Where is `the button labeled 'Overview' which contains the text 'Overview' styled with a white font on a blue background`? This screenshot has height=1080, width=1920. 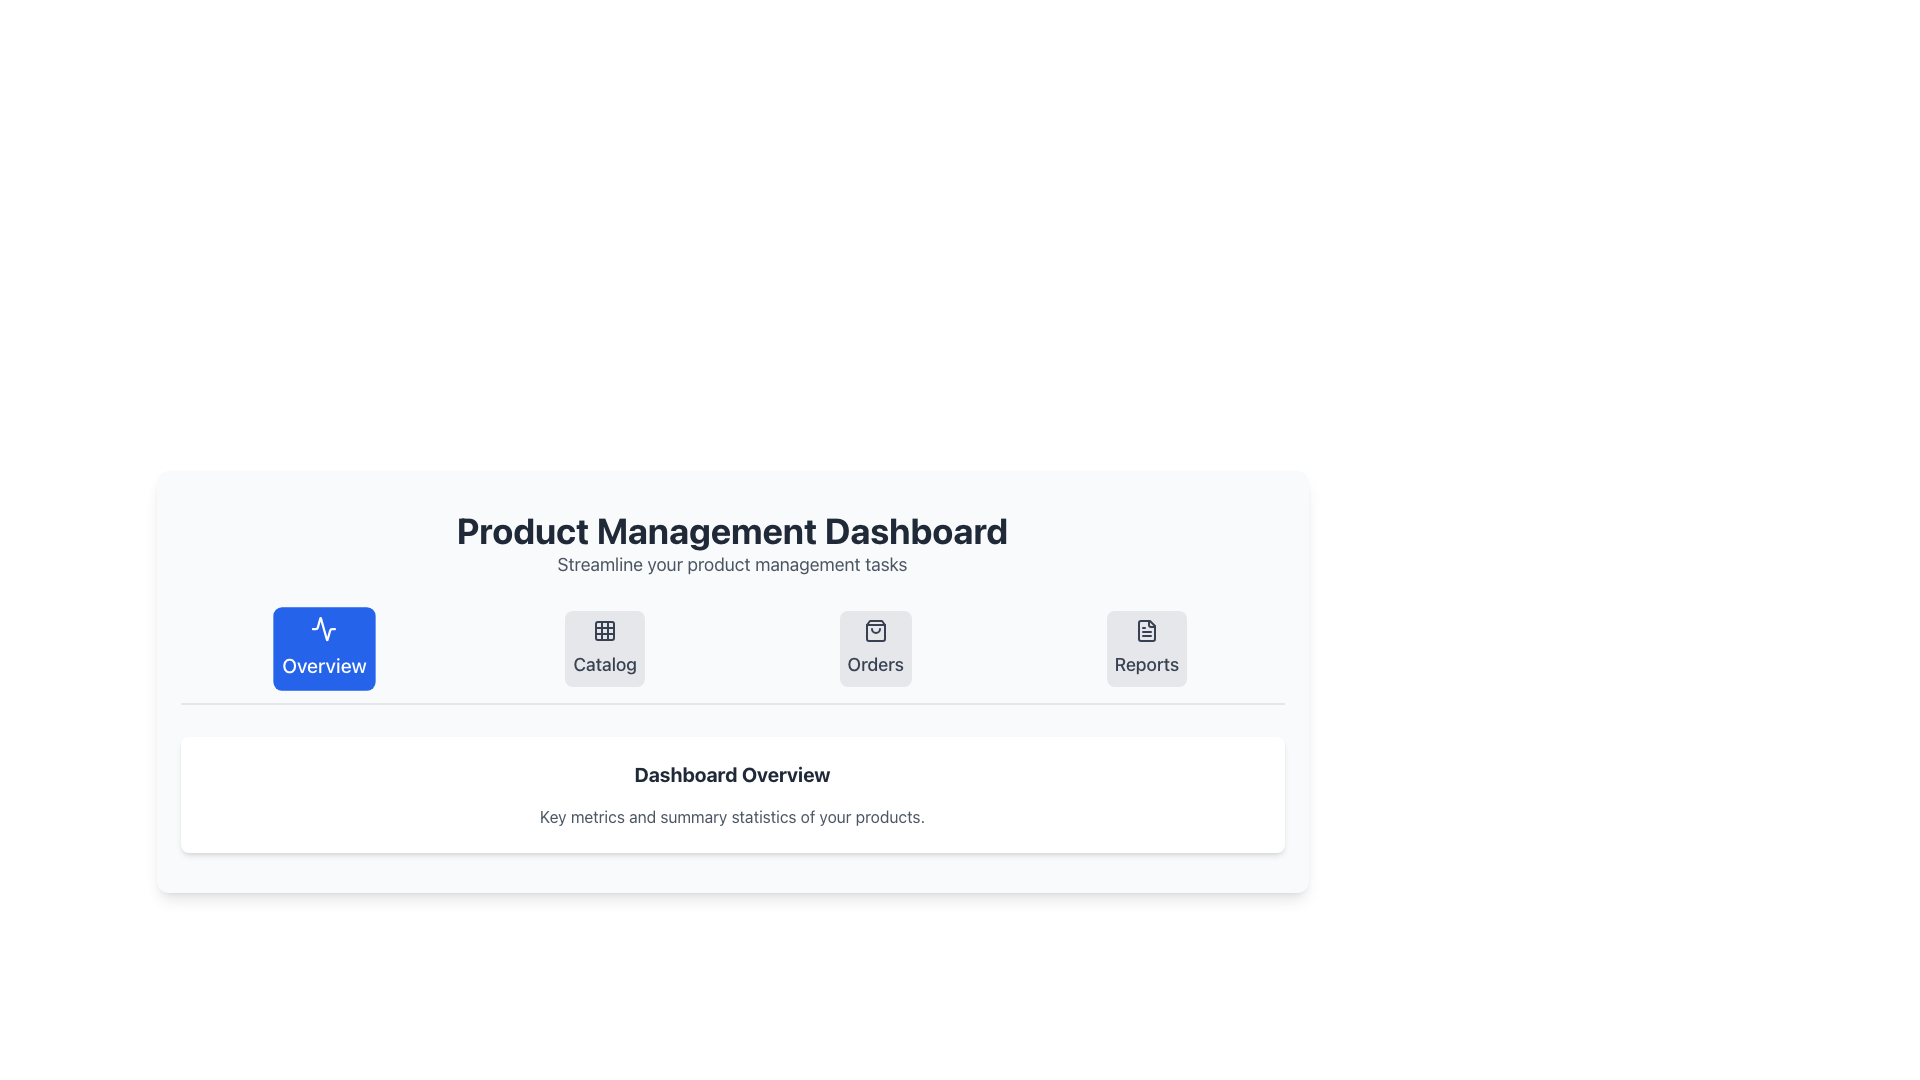
the button labeled 'Overview' which contains the text 'Overview' styled with a white font on a blue background is located at coordinates (324, 666).